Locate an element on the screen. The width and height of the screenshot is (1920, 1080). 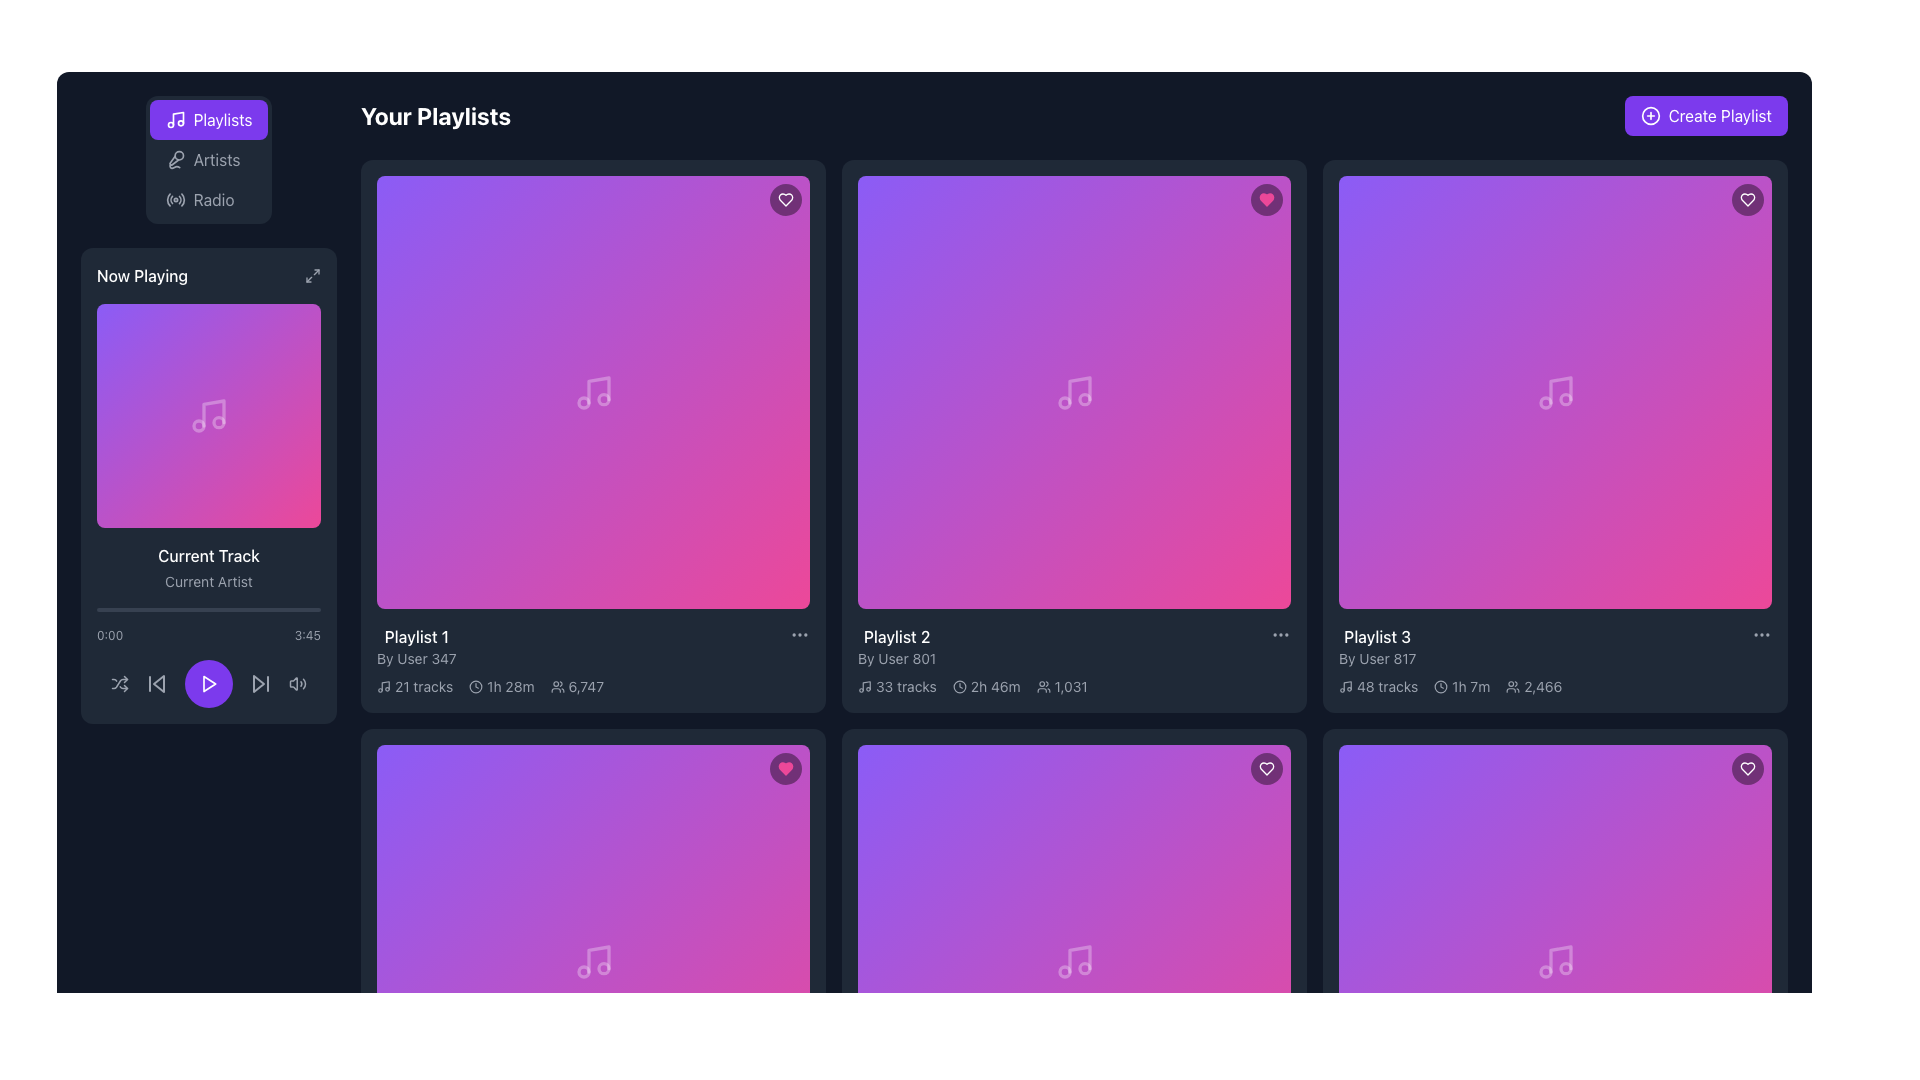
the musical note icon, which is a light line style icon with reduced opacity, located at the center of the bottom-right card in a grid layout is located at coordinates (1554, 960).